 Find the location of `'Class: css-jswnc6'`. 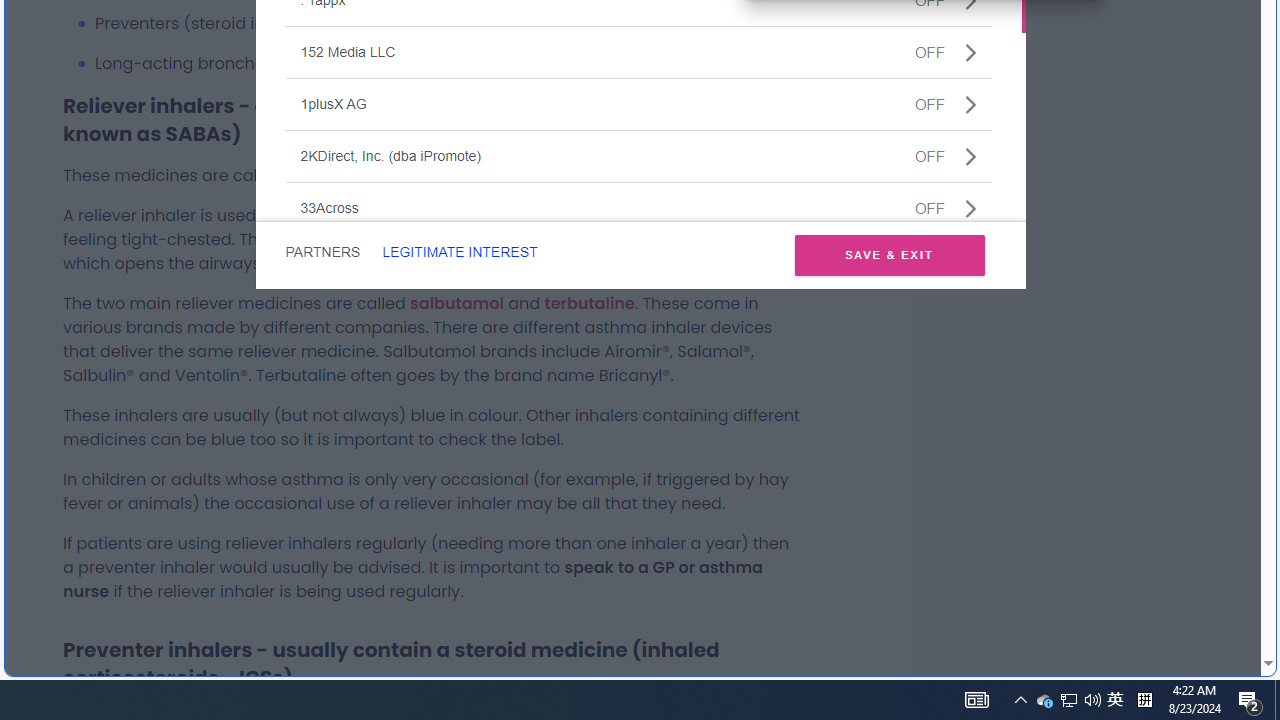

'Class: css-jswnc6' is located at coordinates (970, 208).